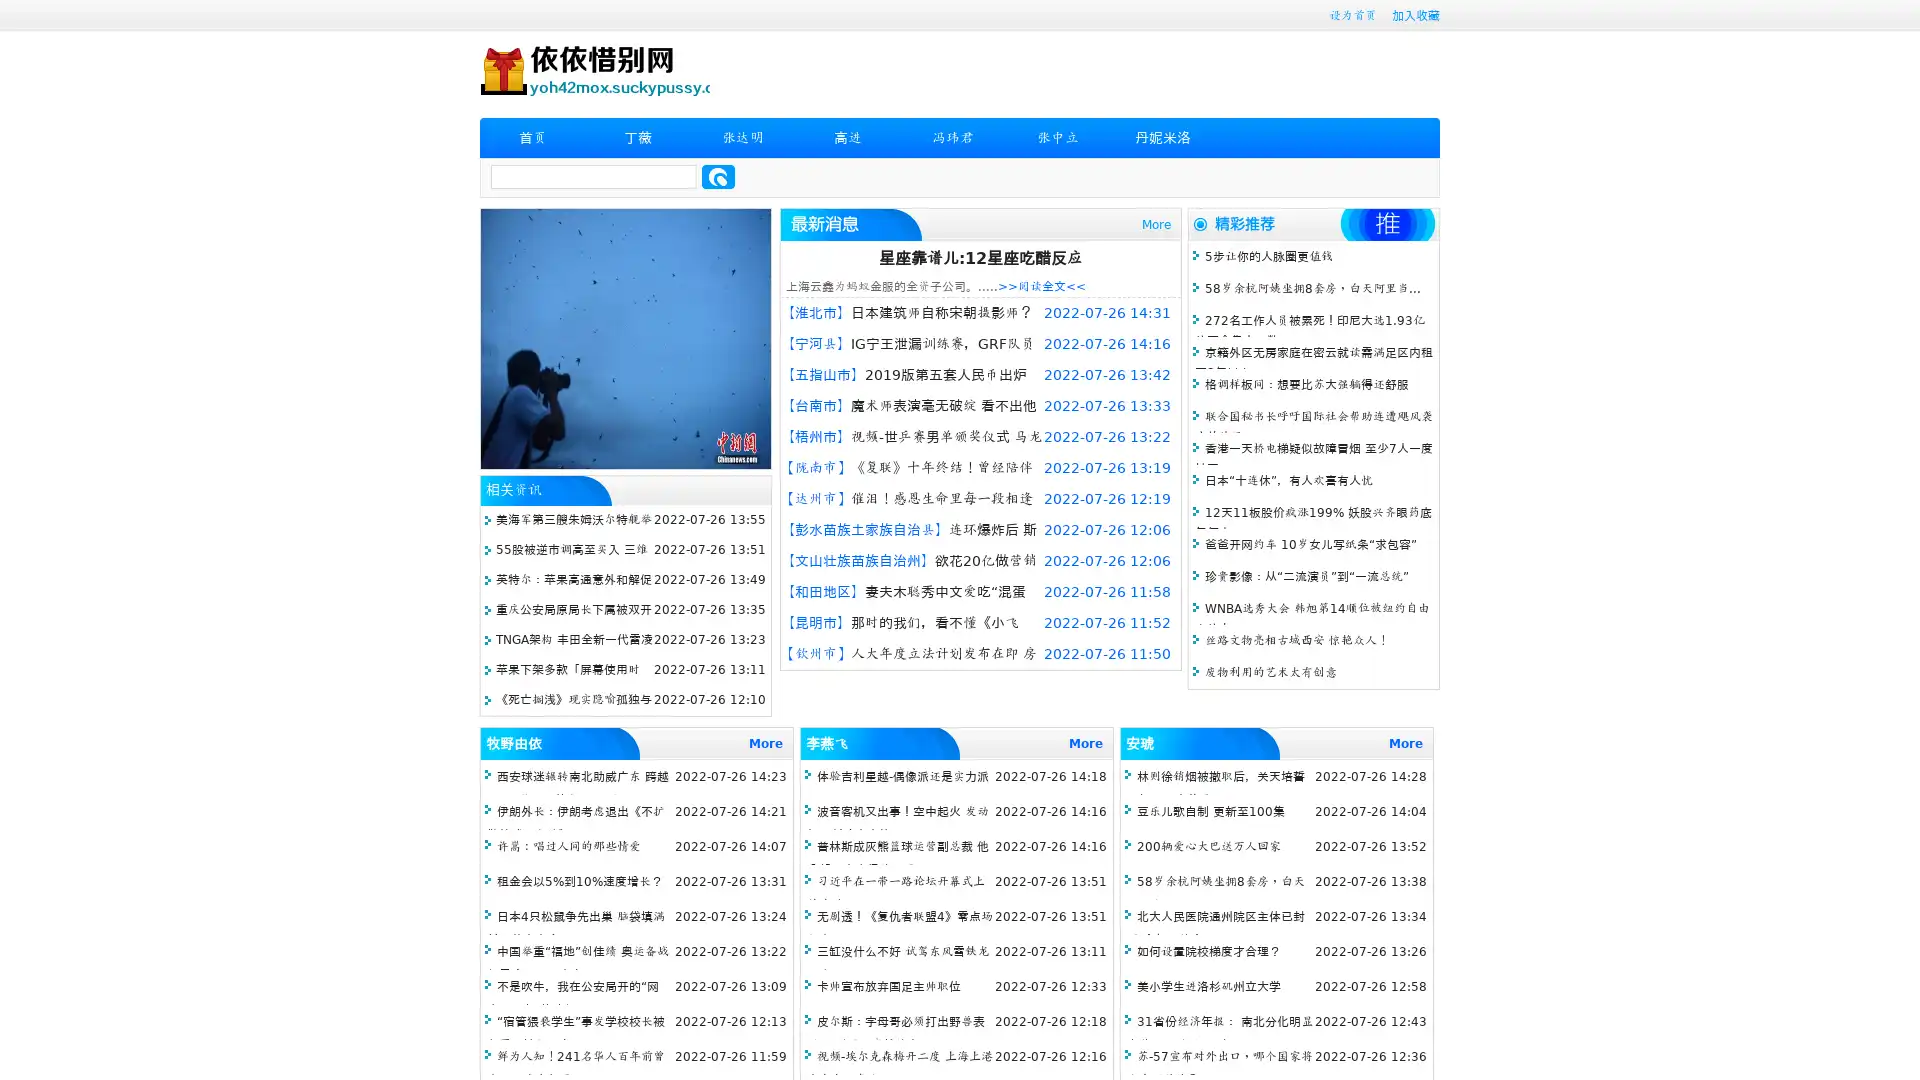 This screenshot has width=1920, height=1080. Describe the element at coordinates (718, 176) in the screenshot. I see `Search` at that location.